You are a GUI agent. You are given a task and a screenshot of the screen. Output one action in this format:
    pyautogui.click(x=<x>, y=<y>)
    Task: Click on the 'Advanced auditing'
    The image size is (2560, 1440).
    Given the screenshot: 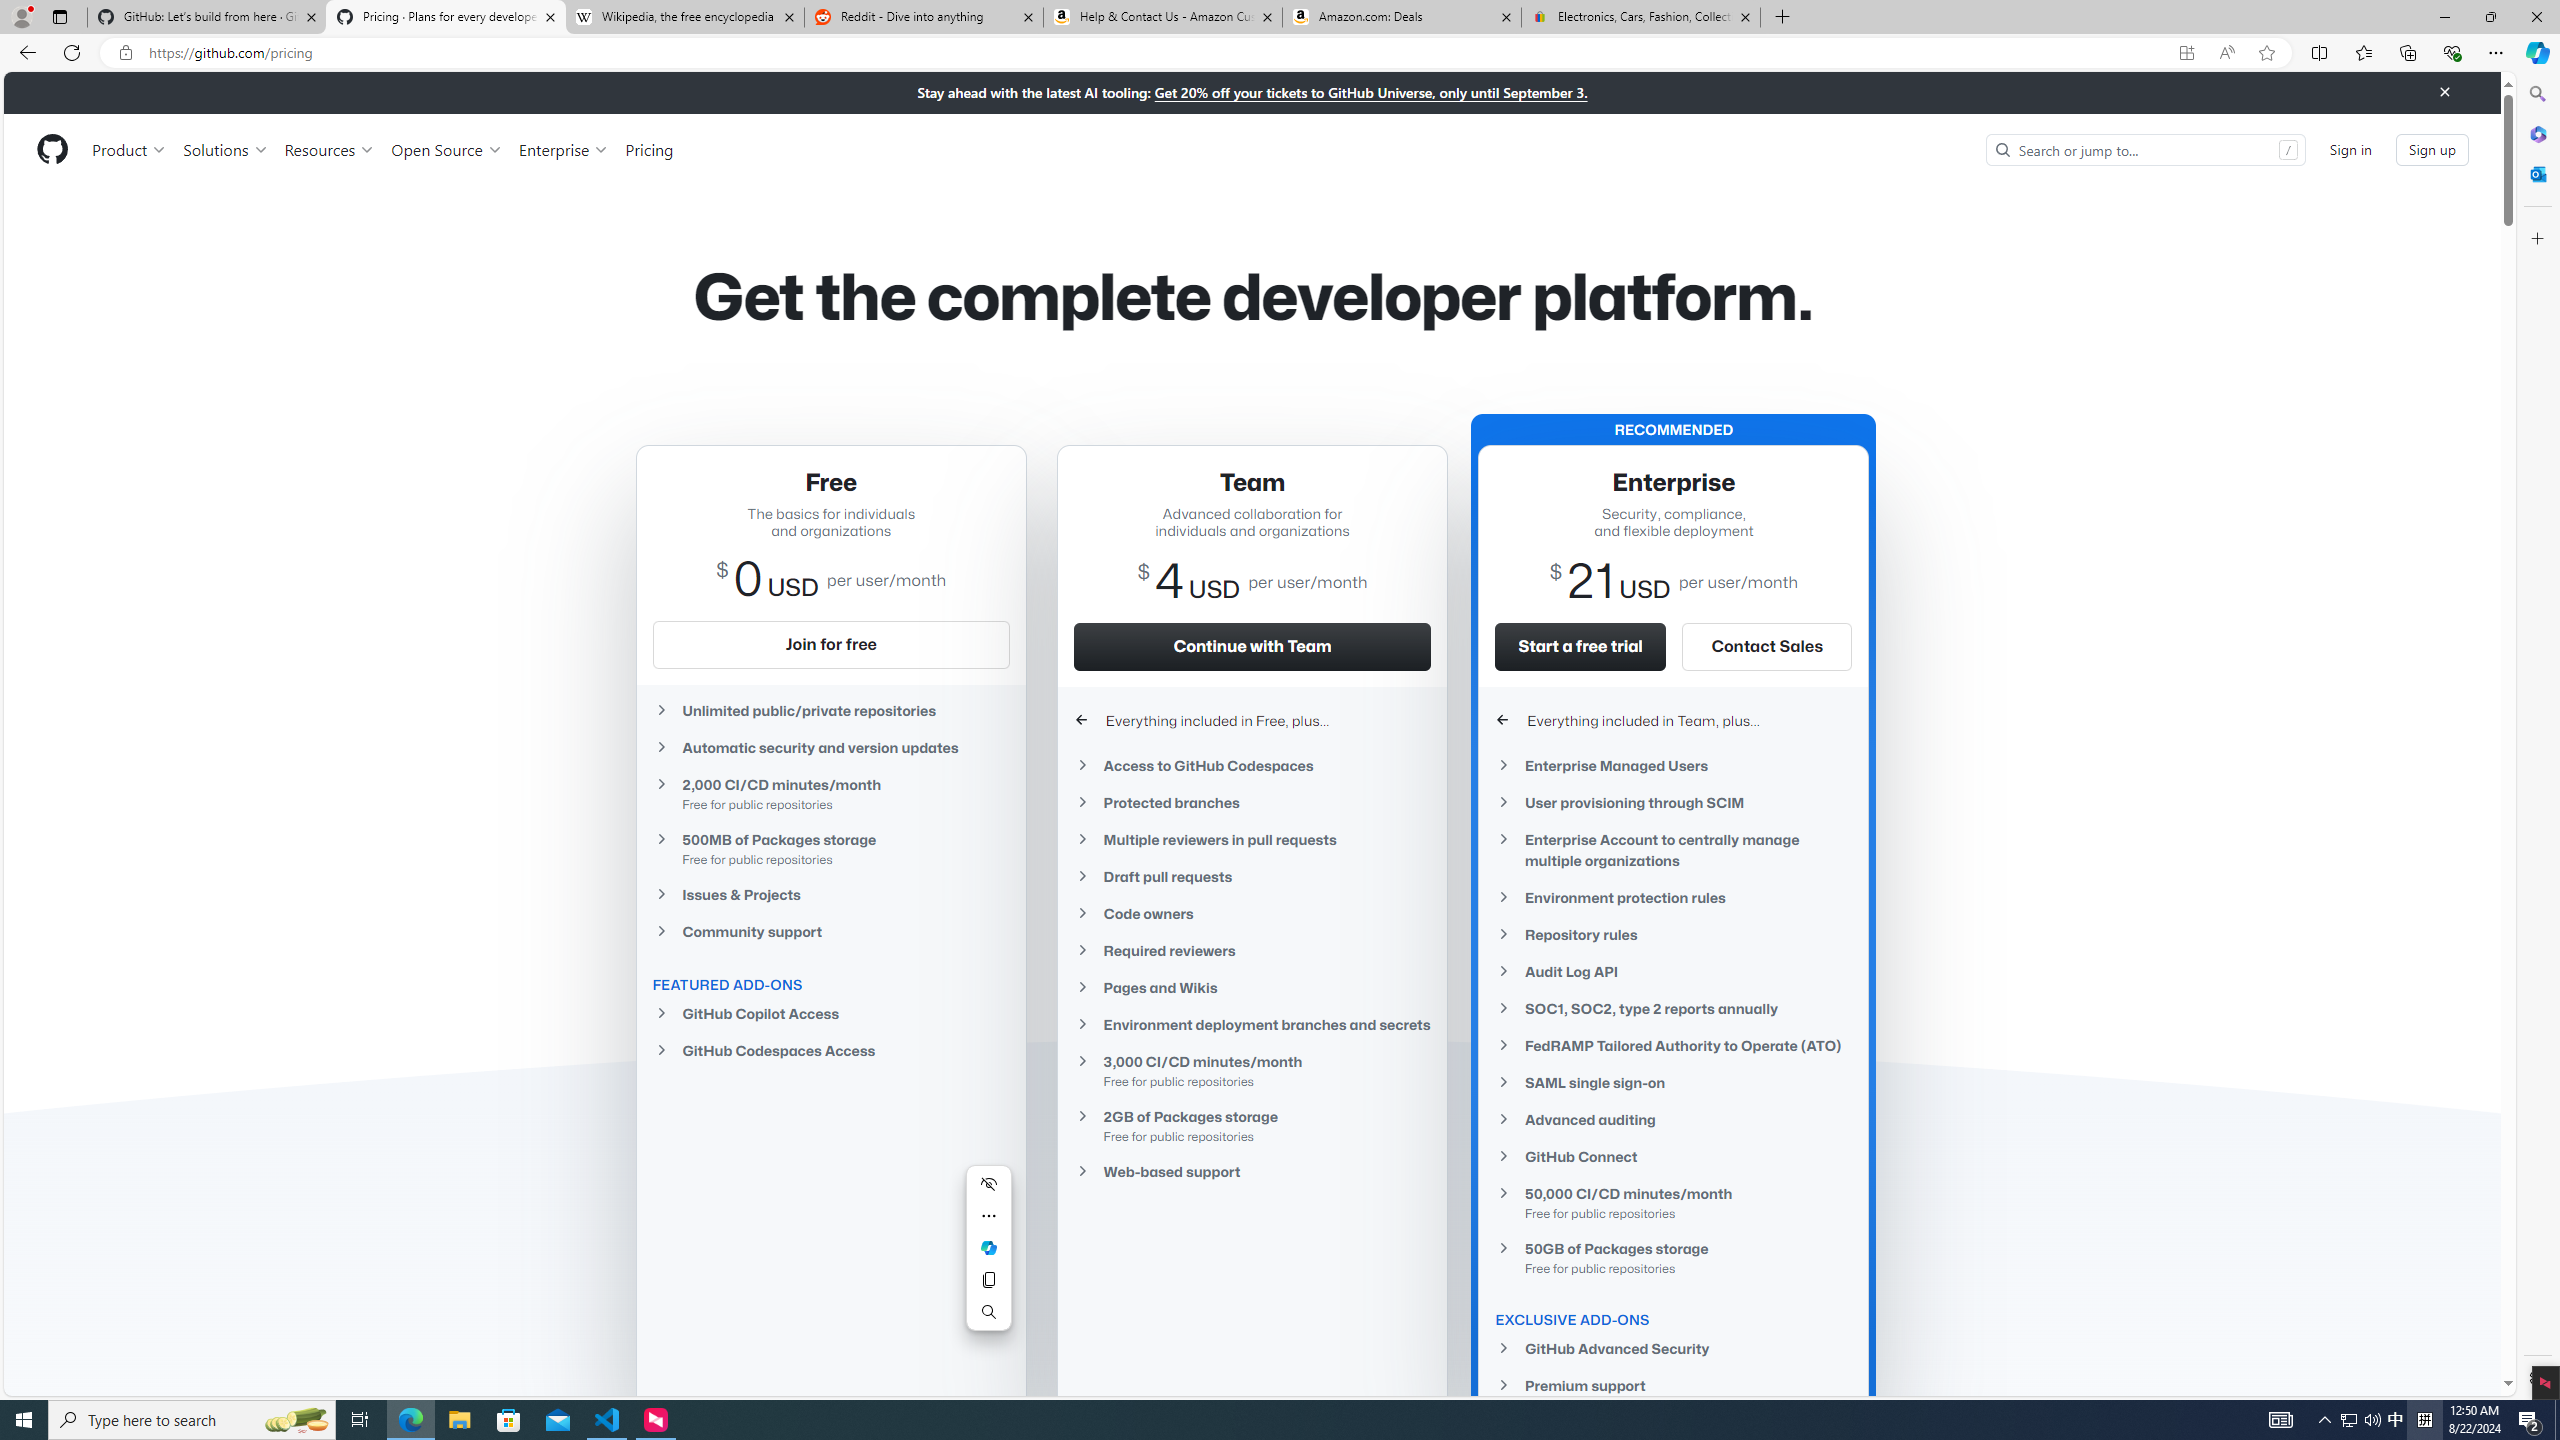 What is the action you would take?
    pyautogui.click(x=1674, y=1118)
    